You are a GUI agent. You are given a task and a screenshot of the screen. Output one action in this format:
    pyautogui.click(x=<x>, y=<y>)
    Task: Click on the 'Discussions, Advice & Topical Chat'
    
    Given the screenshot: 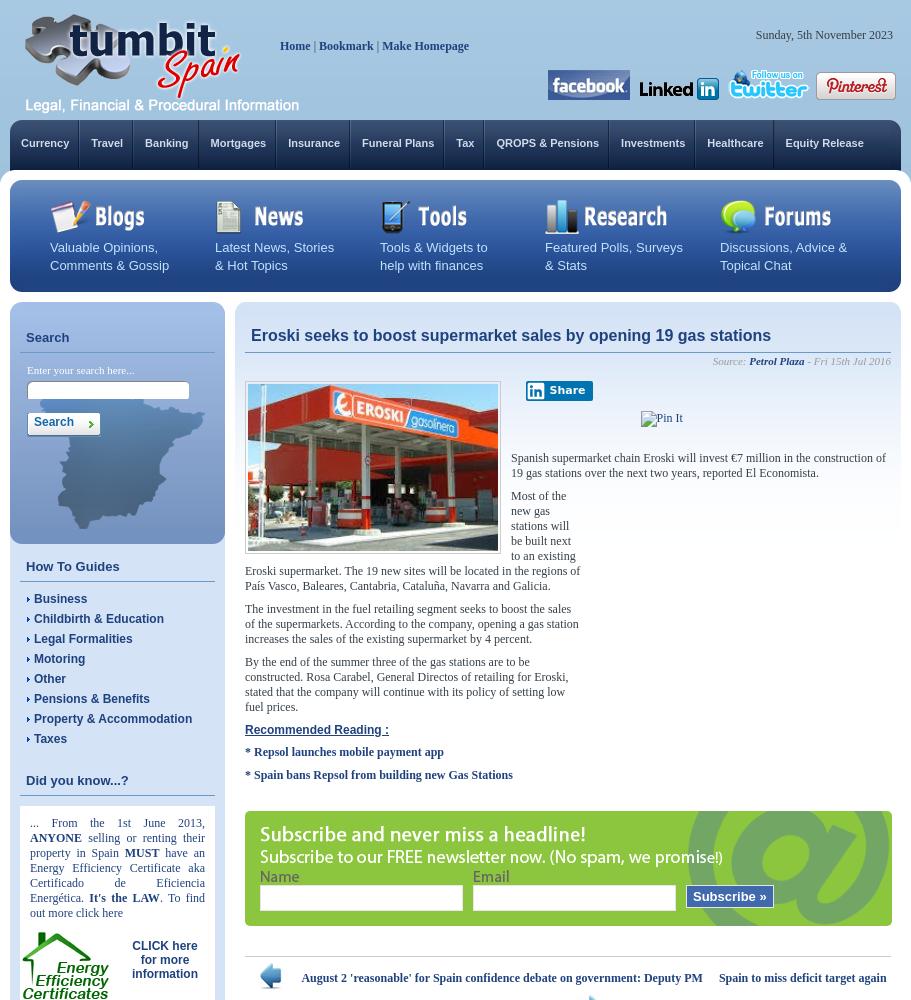 What is the action you would take?
    pyautogui.click(x=783, y=256)
    